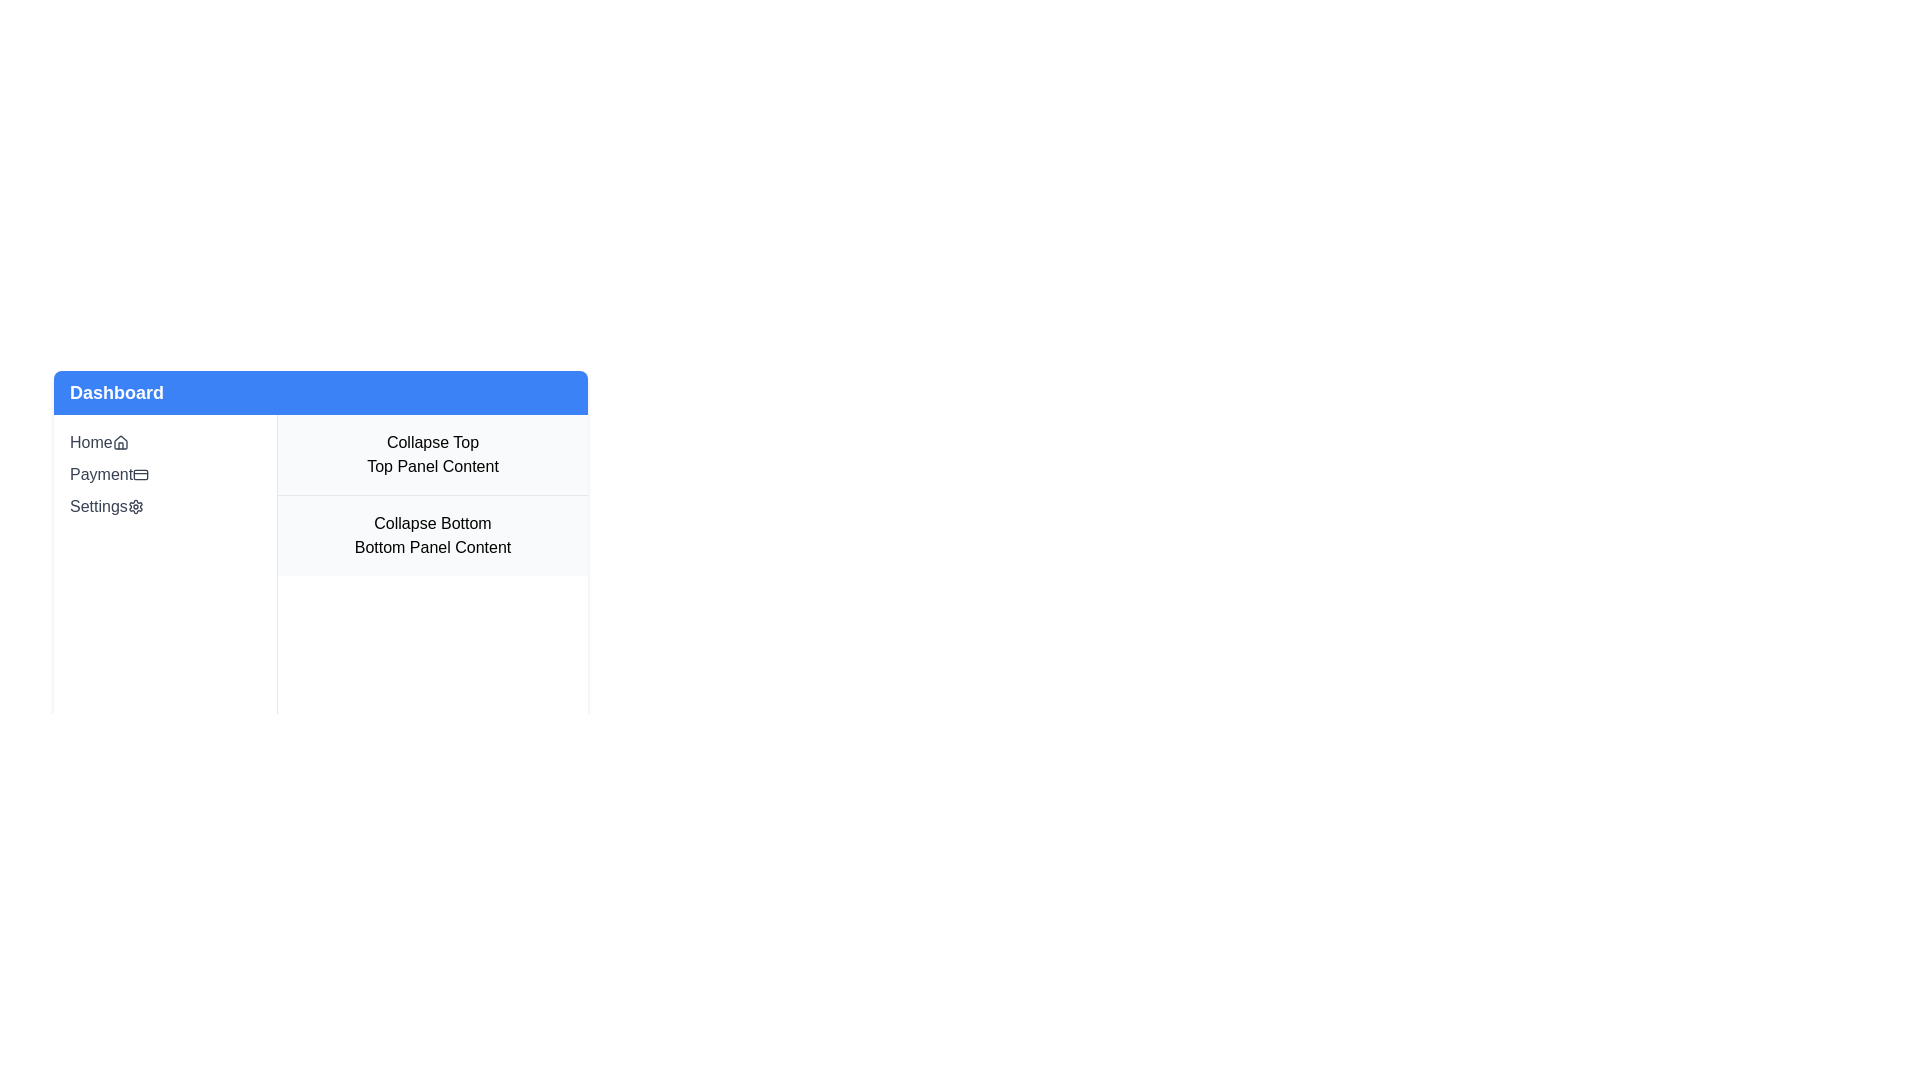 This screenshot has width=1920, height=1080. What do you see at coordinates (134, 505) in the screenshot?
I see `the gear icon in the settings menu` at bounding box center [134, 505].